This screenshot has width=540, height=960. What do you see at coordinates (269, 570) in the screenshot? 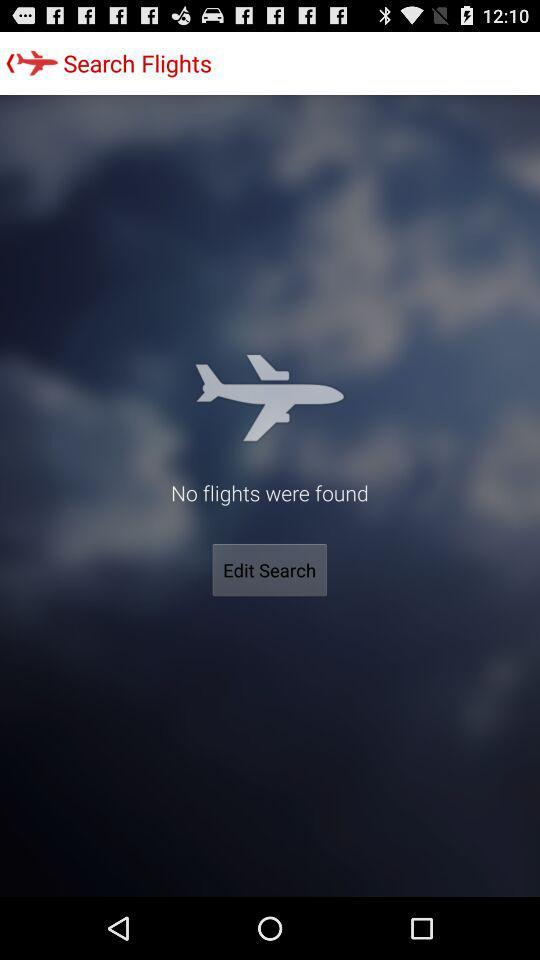
I see `the edit search` at bounding box center [269, 570].